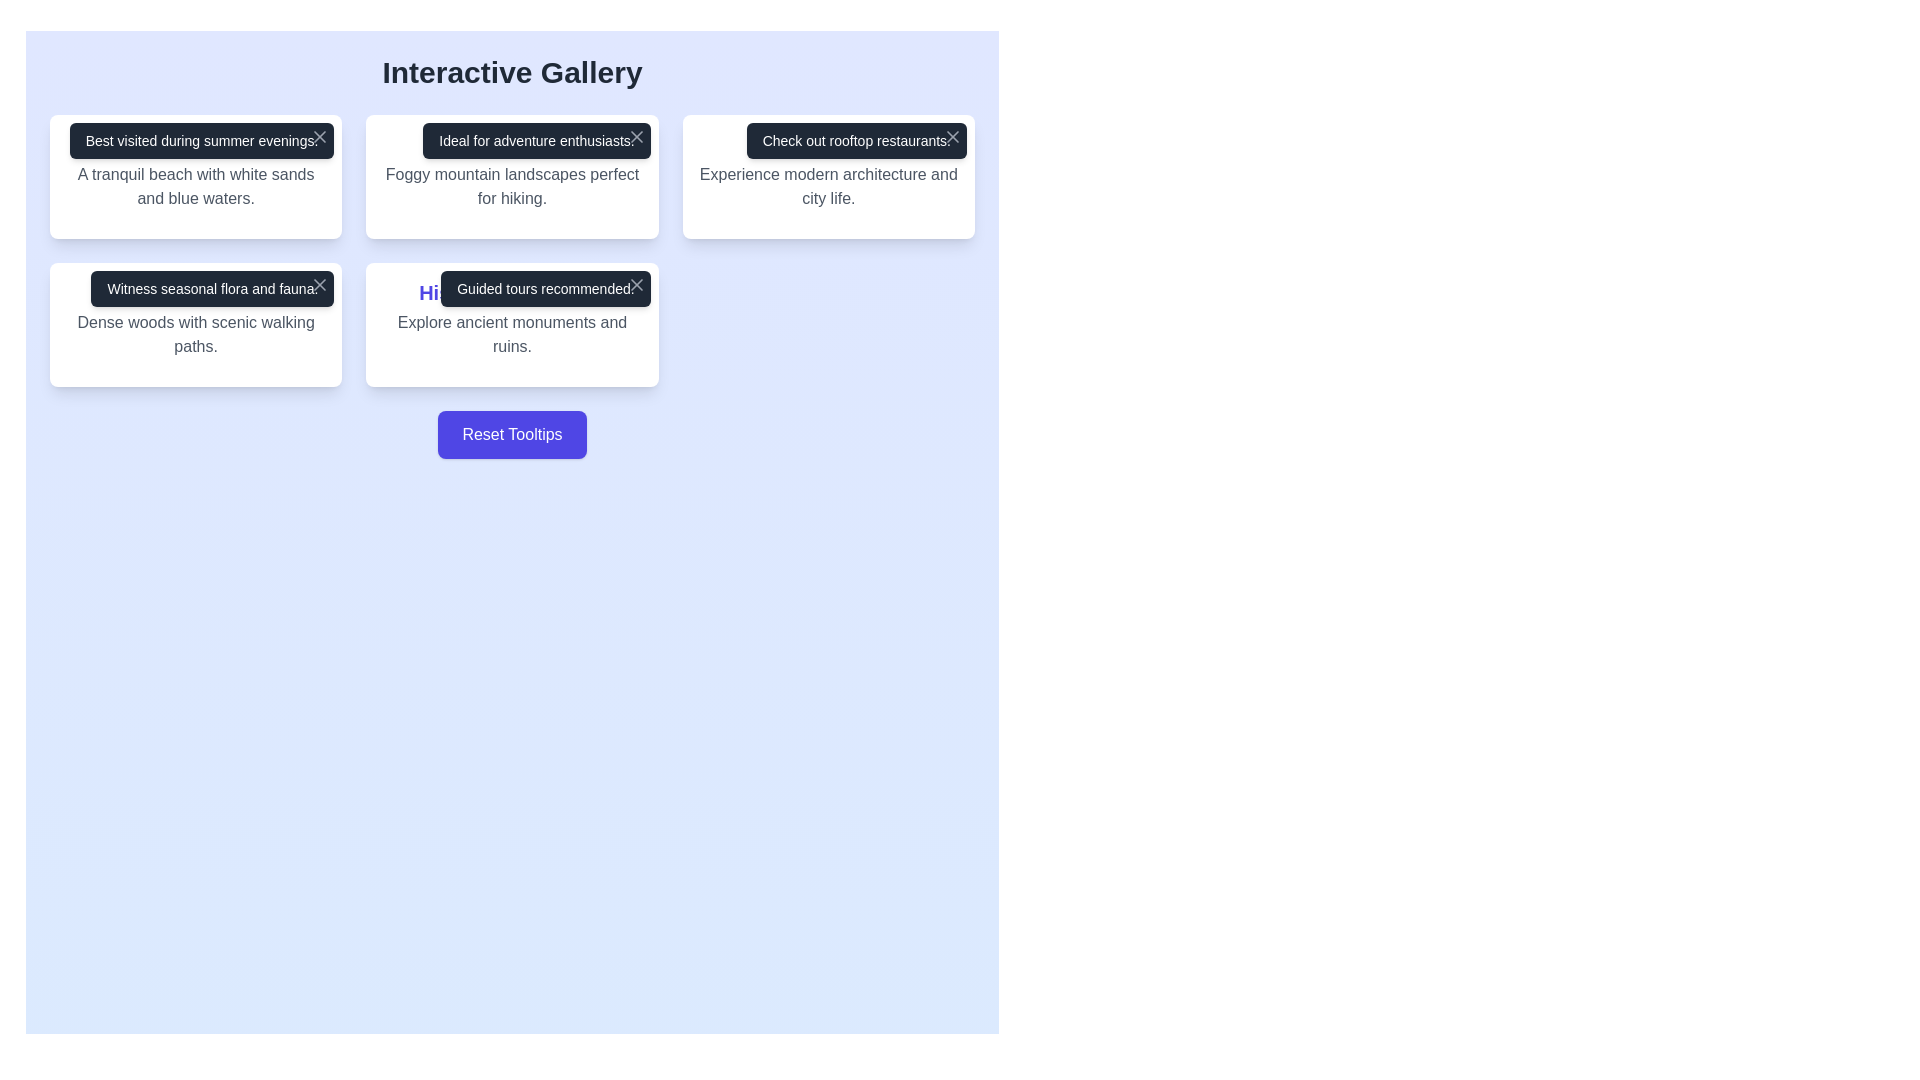  I want to click on the 'Reset Tooltips' button, which is a distinct rectangular button with a purple background and white text located at the center-bottom of the layout, so click(512, 434).